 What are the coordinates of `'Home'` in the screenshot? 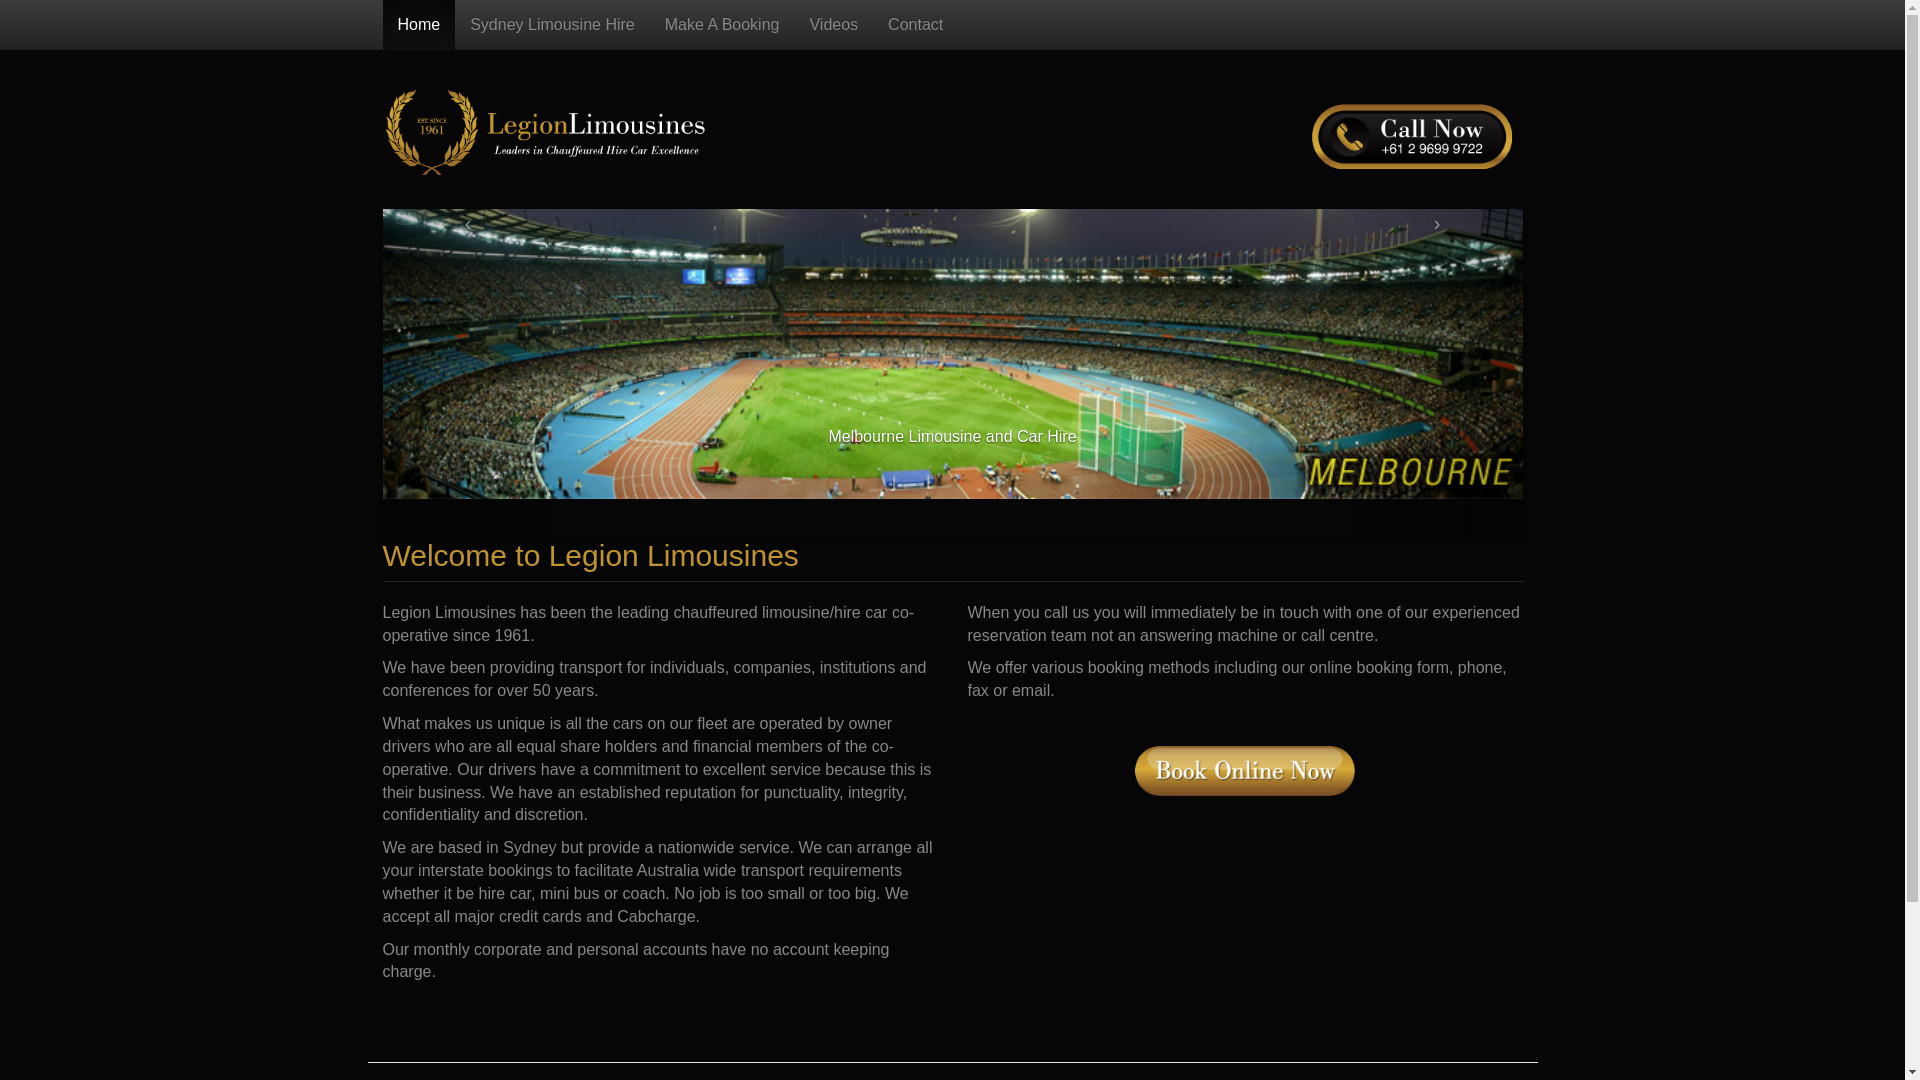 It's located at (382, 24).